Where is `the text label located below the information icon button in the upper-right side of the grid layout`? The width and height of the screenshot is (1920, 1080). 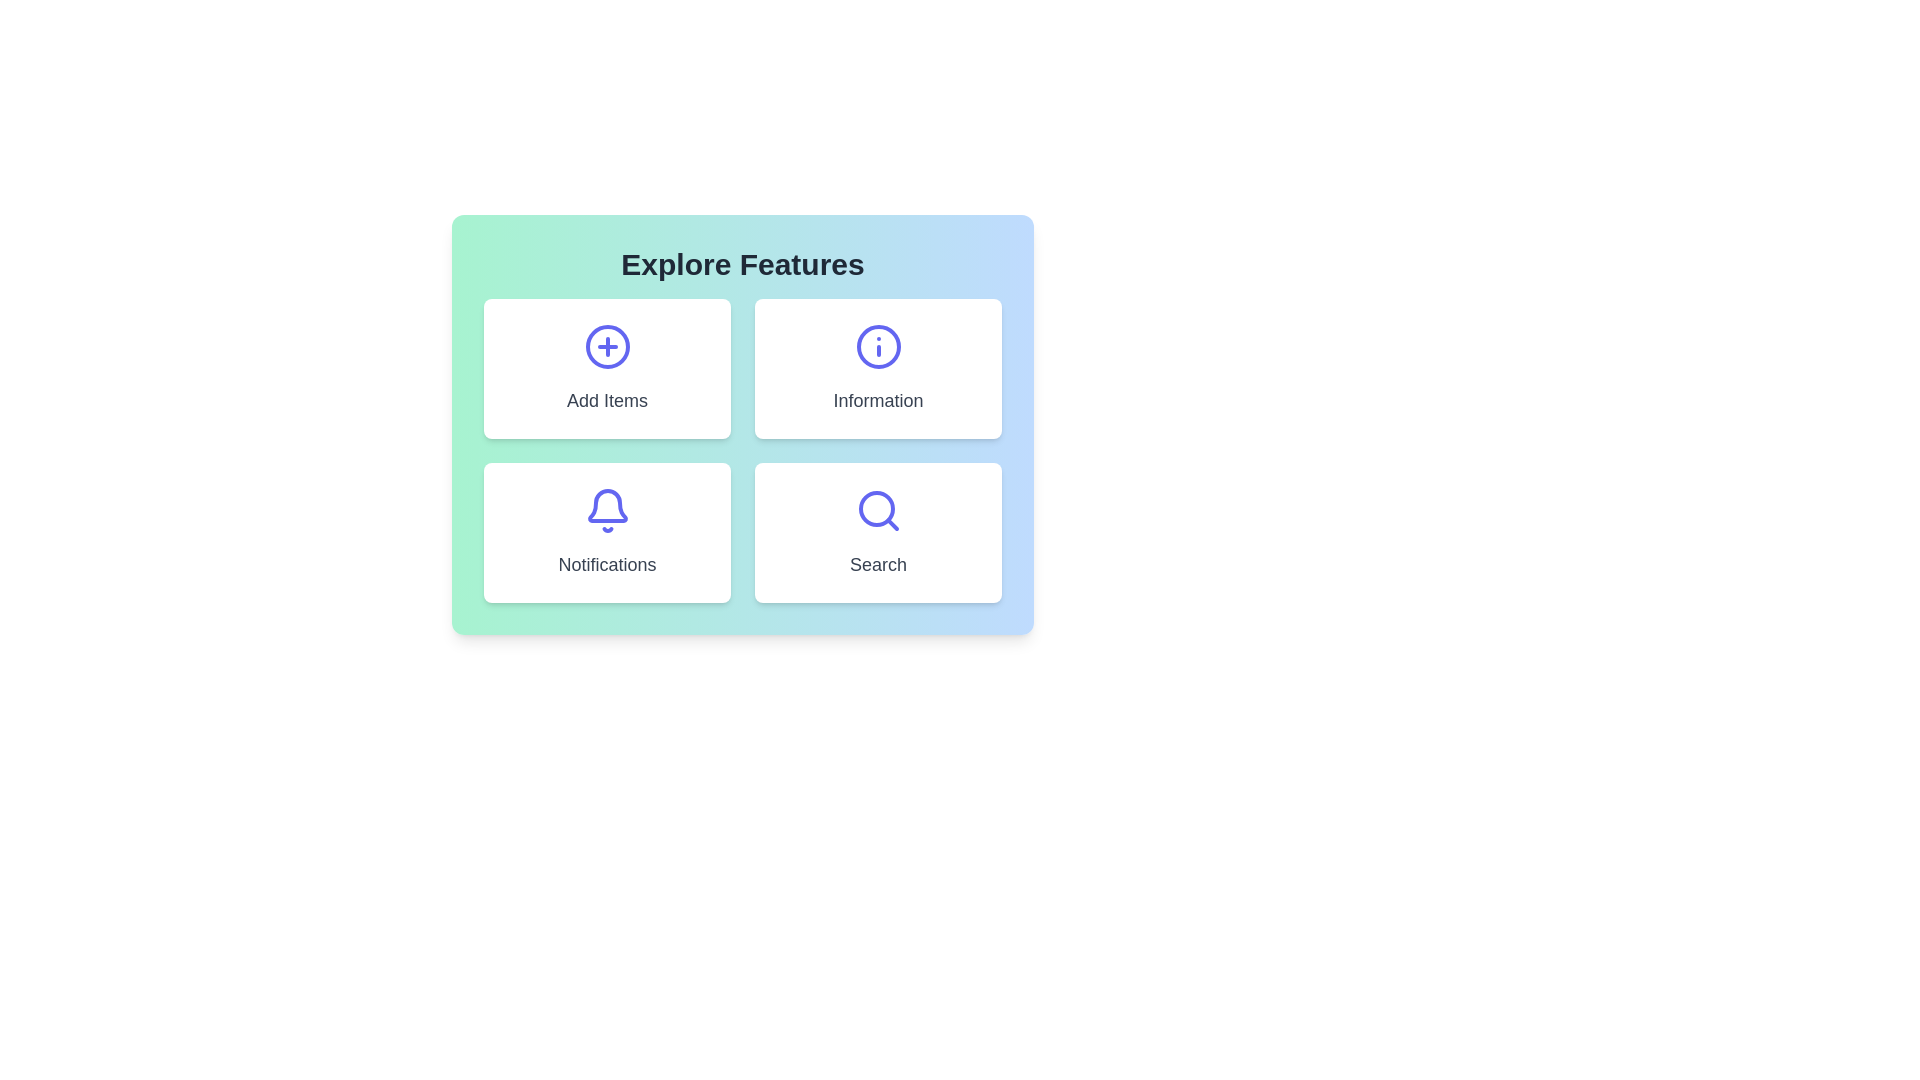 the text label located below the information icon button in the upper-right side of the grid layout is located at coordinates (878, 401).